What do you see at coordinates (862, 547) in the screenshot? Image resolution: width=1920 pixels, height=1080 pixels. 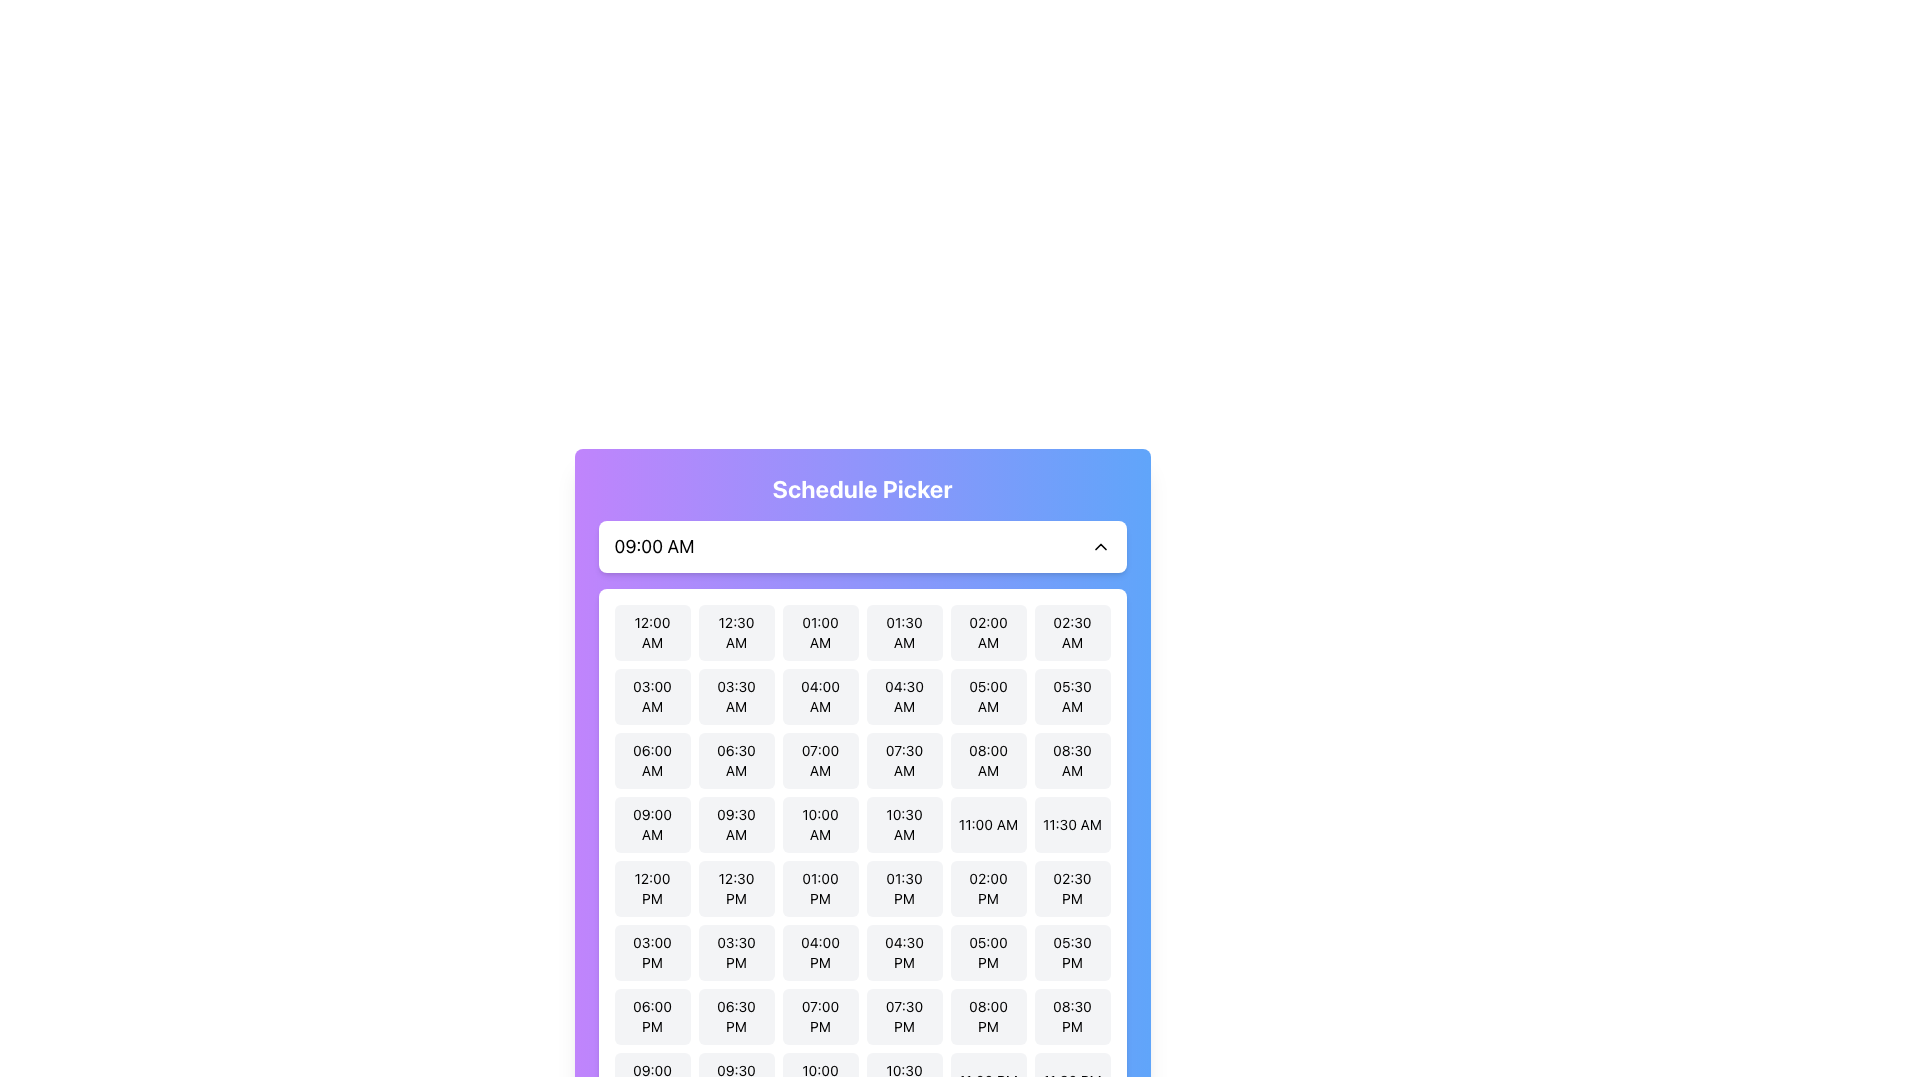 I see `the Dropdown button located below the 'Schedule Picker' heading` at bounding box center [862, 547].